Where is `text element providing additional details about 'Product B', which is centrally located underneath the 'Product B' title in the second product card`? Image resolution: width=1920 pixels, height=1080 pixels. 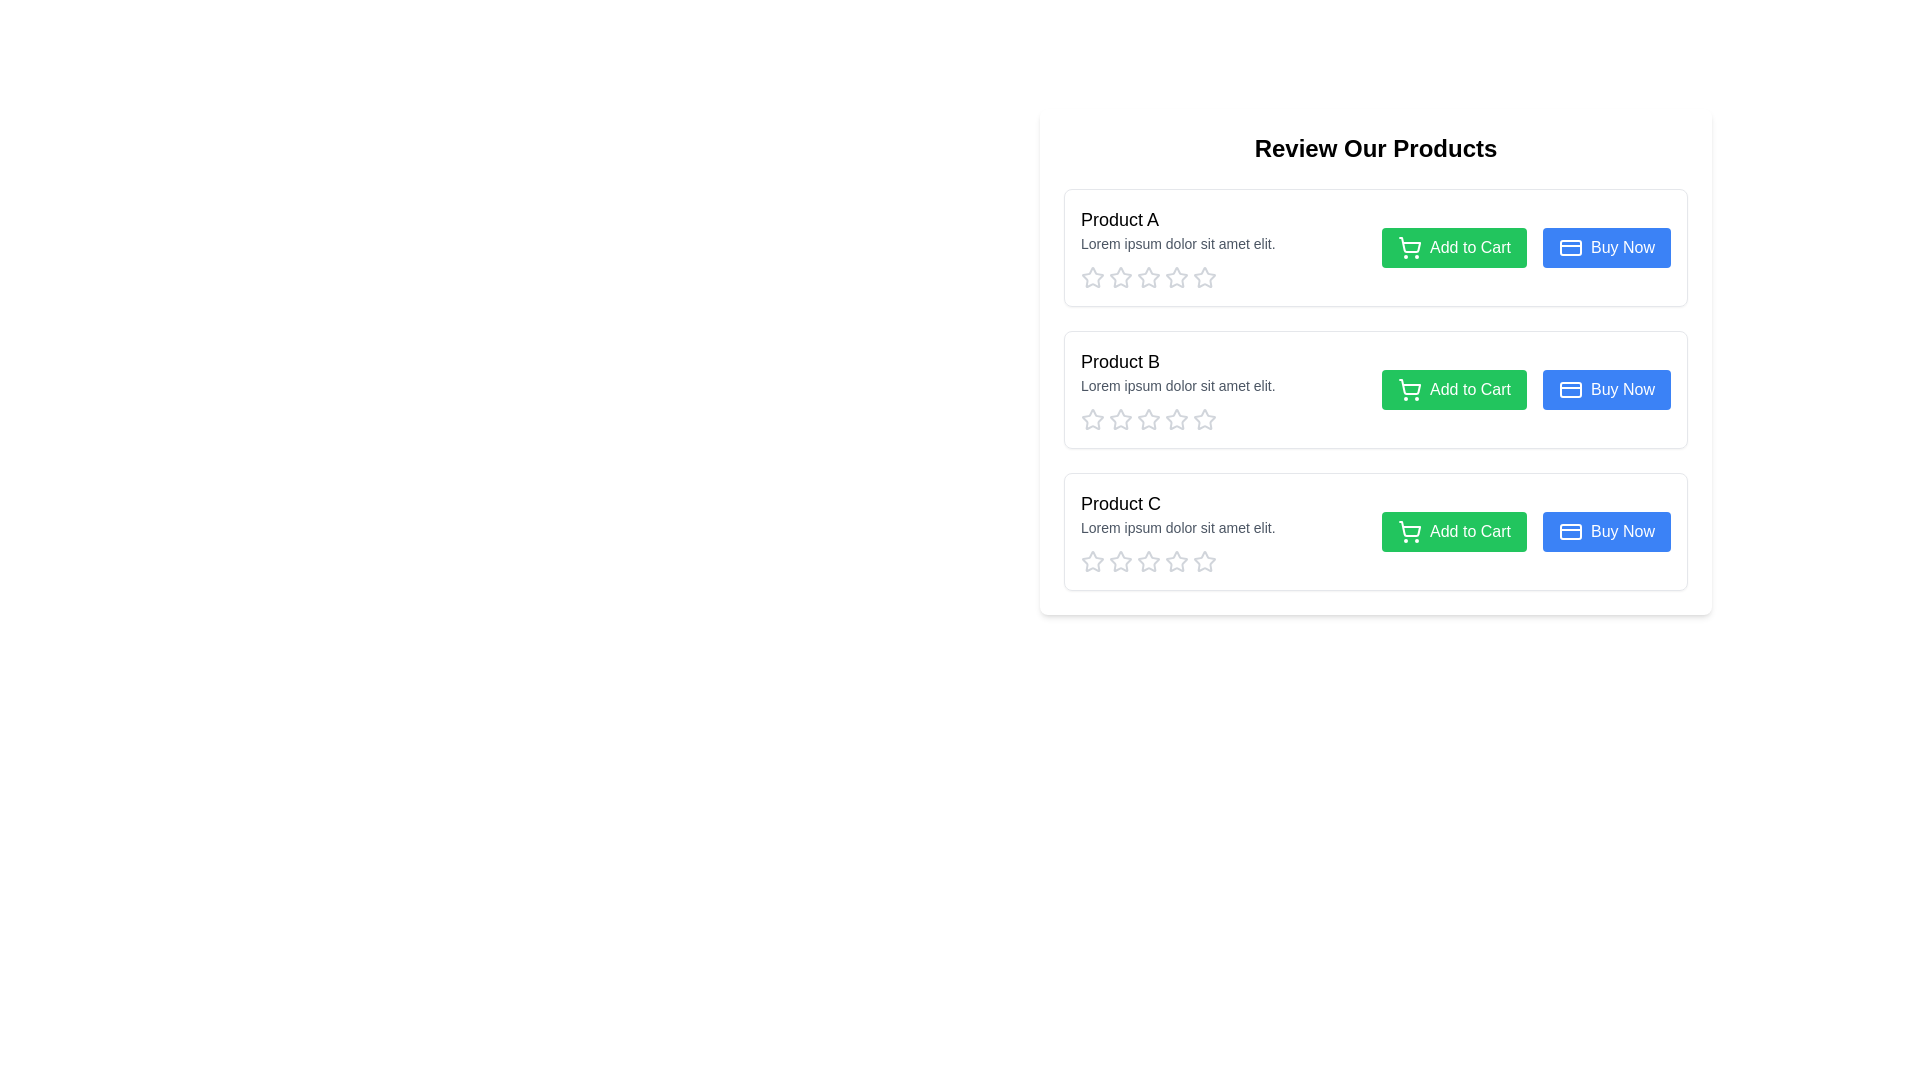
text element providing additional details about 'Product B', which is centrally located underneath the 'Product B' title in the second product card is located at coordinates (1178, 385).